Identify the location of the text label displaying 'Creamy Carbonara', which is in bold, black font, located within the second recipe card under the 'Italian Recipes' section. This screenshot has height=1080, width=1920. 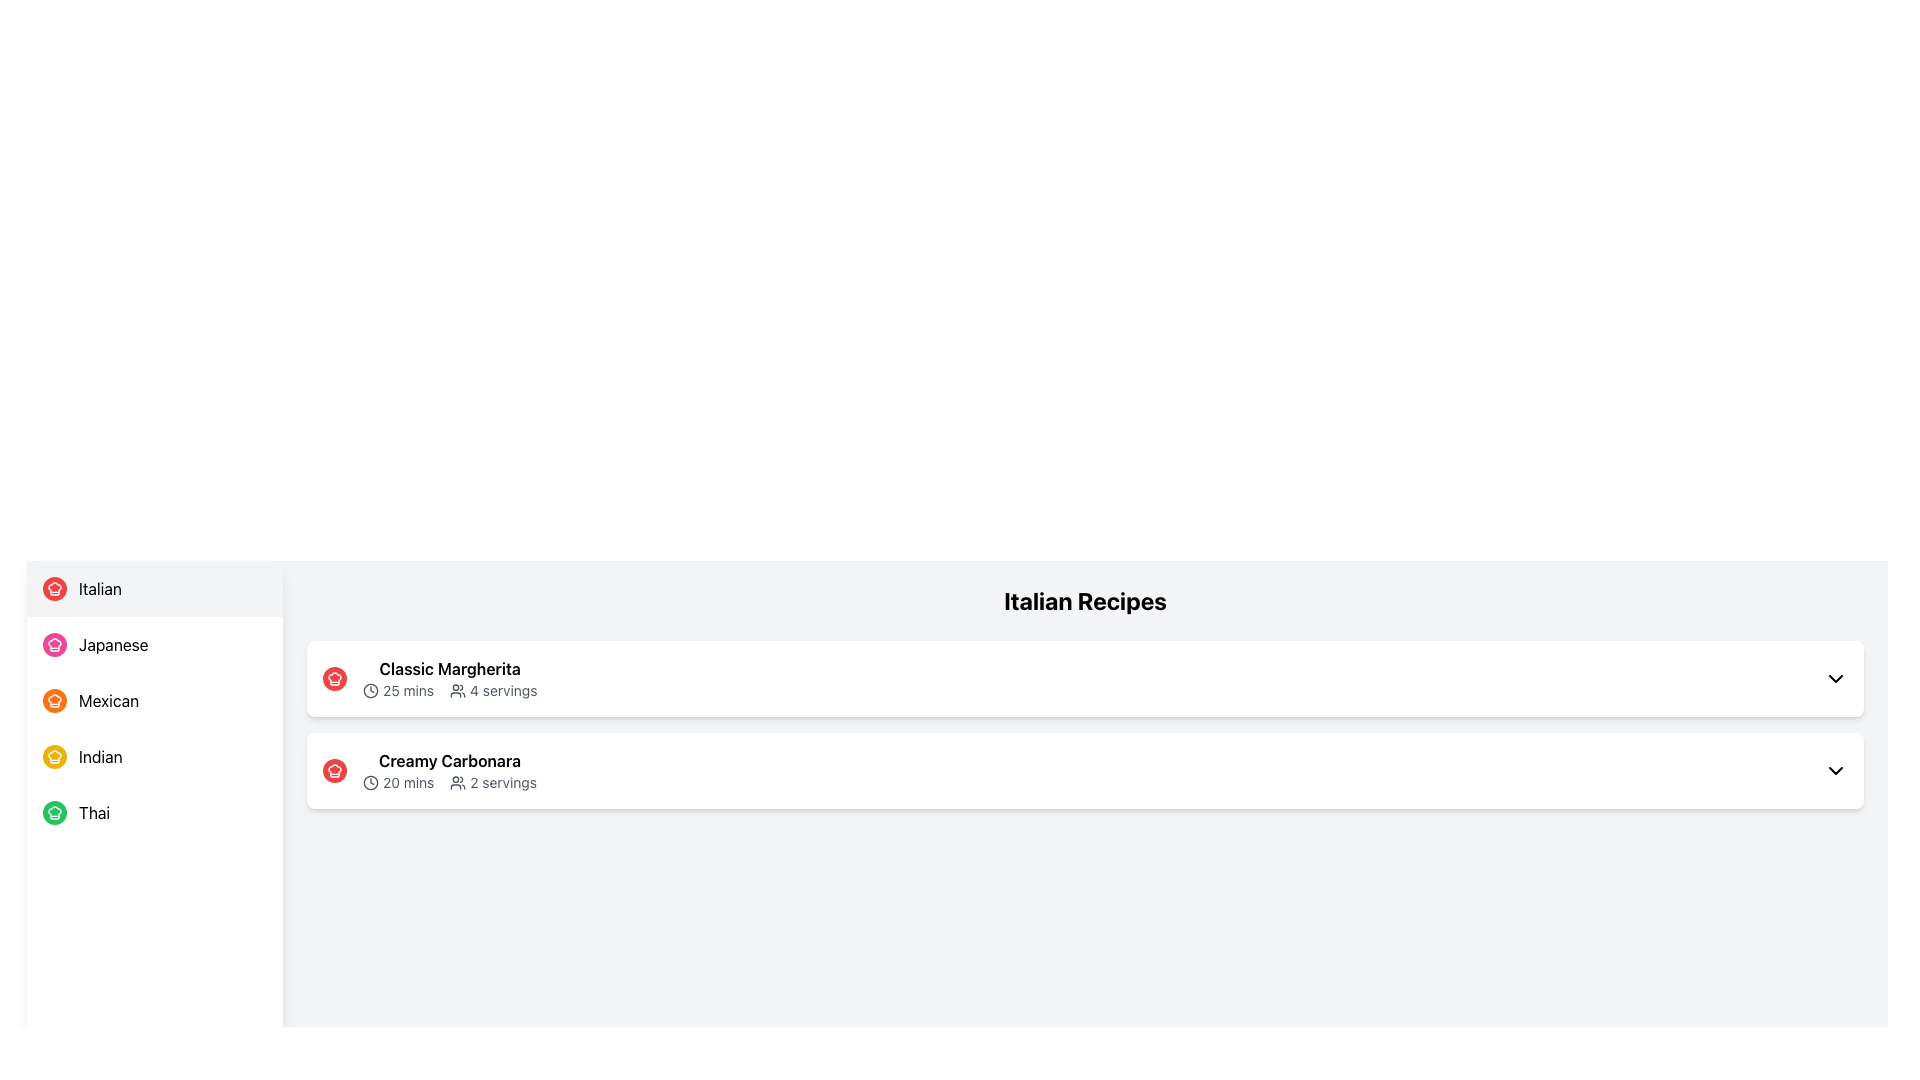
(449, 760).